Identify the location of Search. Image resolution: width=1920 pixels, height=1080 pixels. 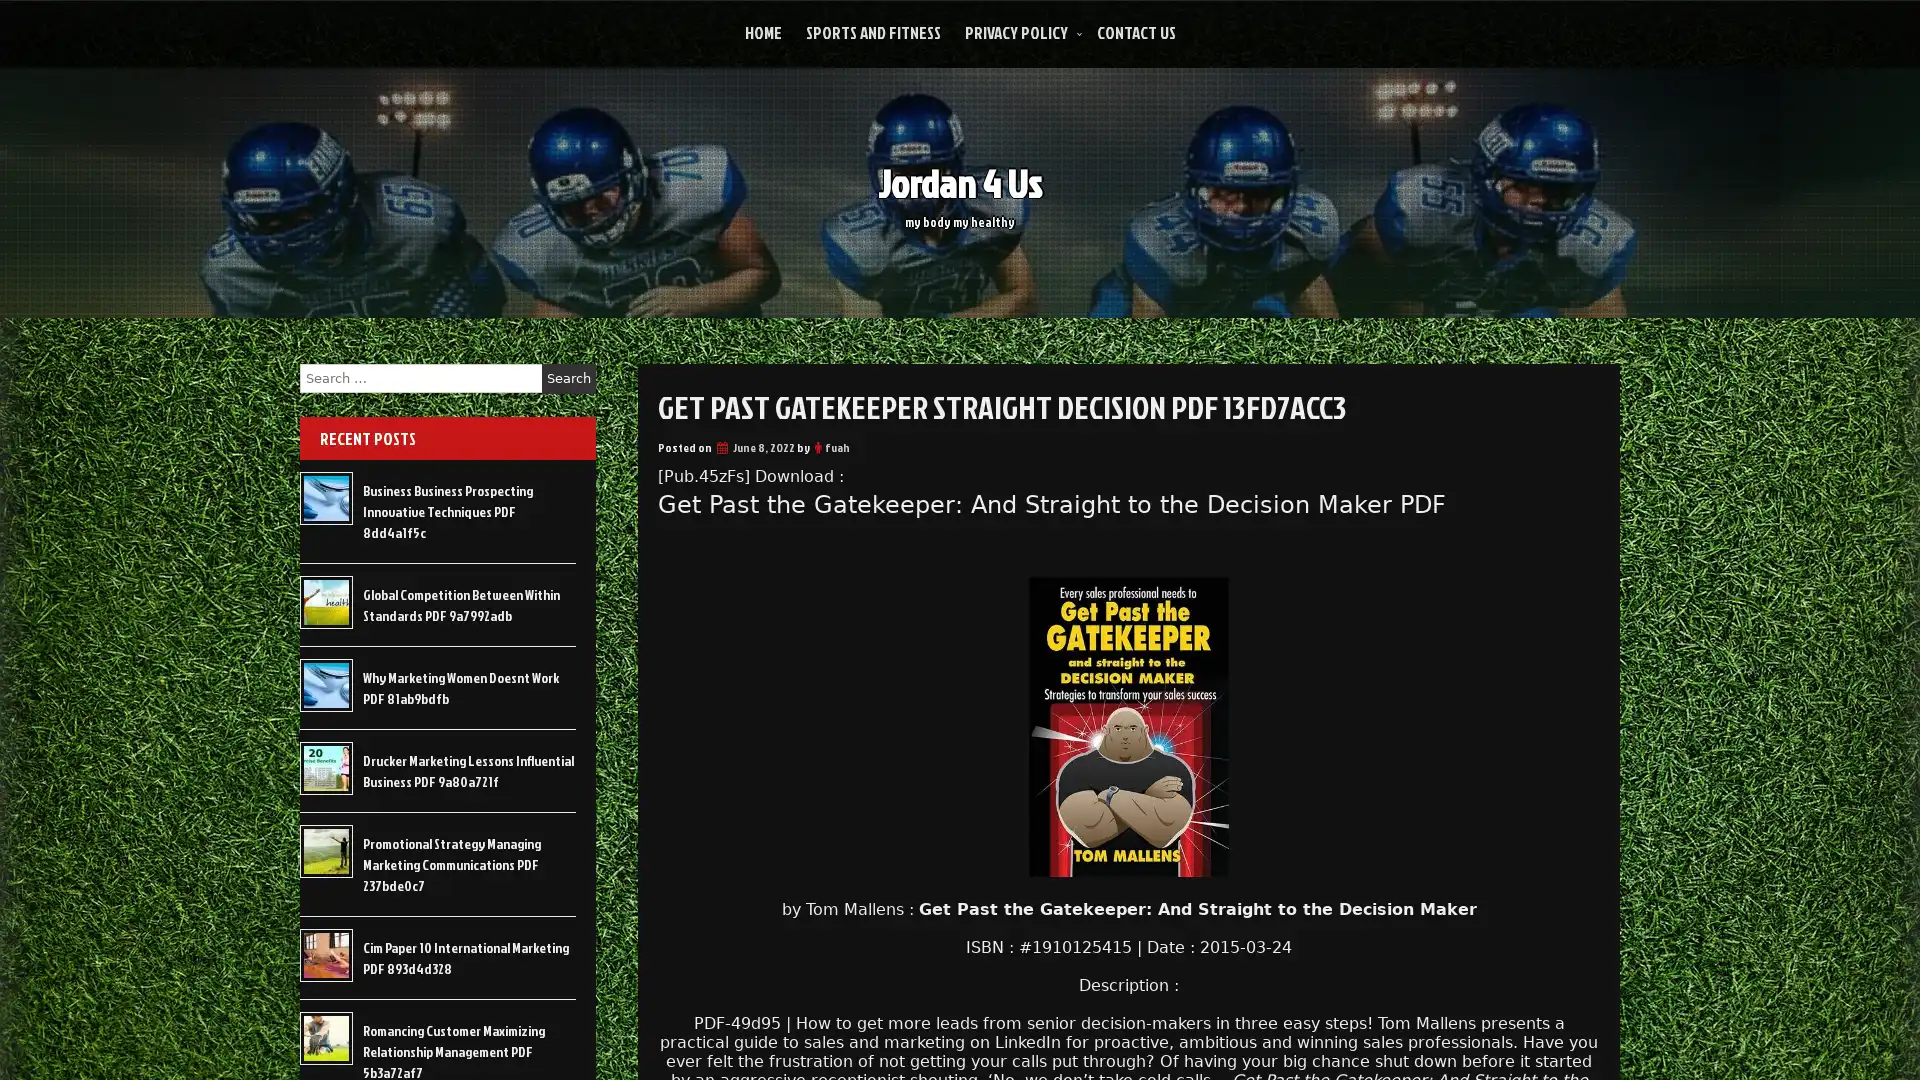
(568, 378).